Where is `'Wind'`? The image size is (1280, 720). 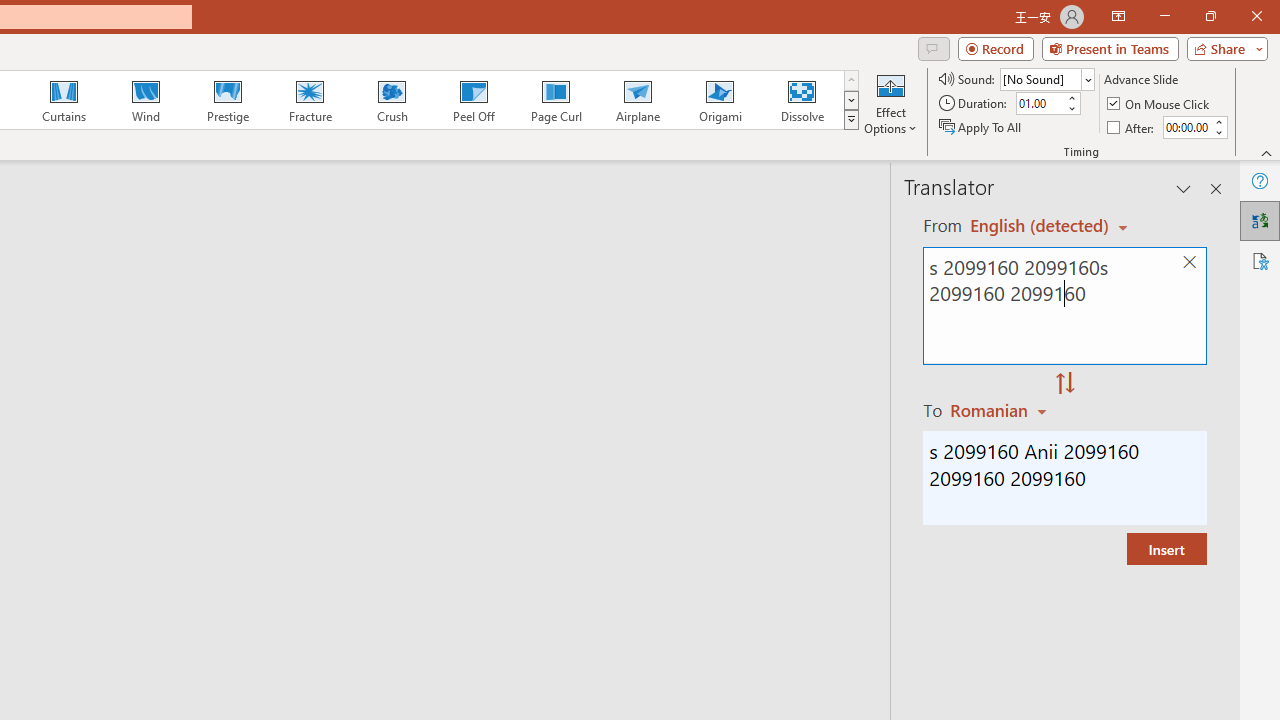 'Wind' is located at coordinates (144, 100).